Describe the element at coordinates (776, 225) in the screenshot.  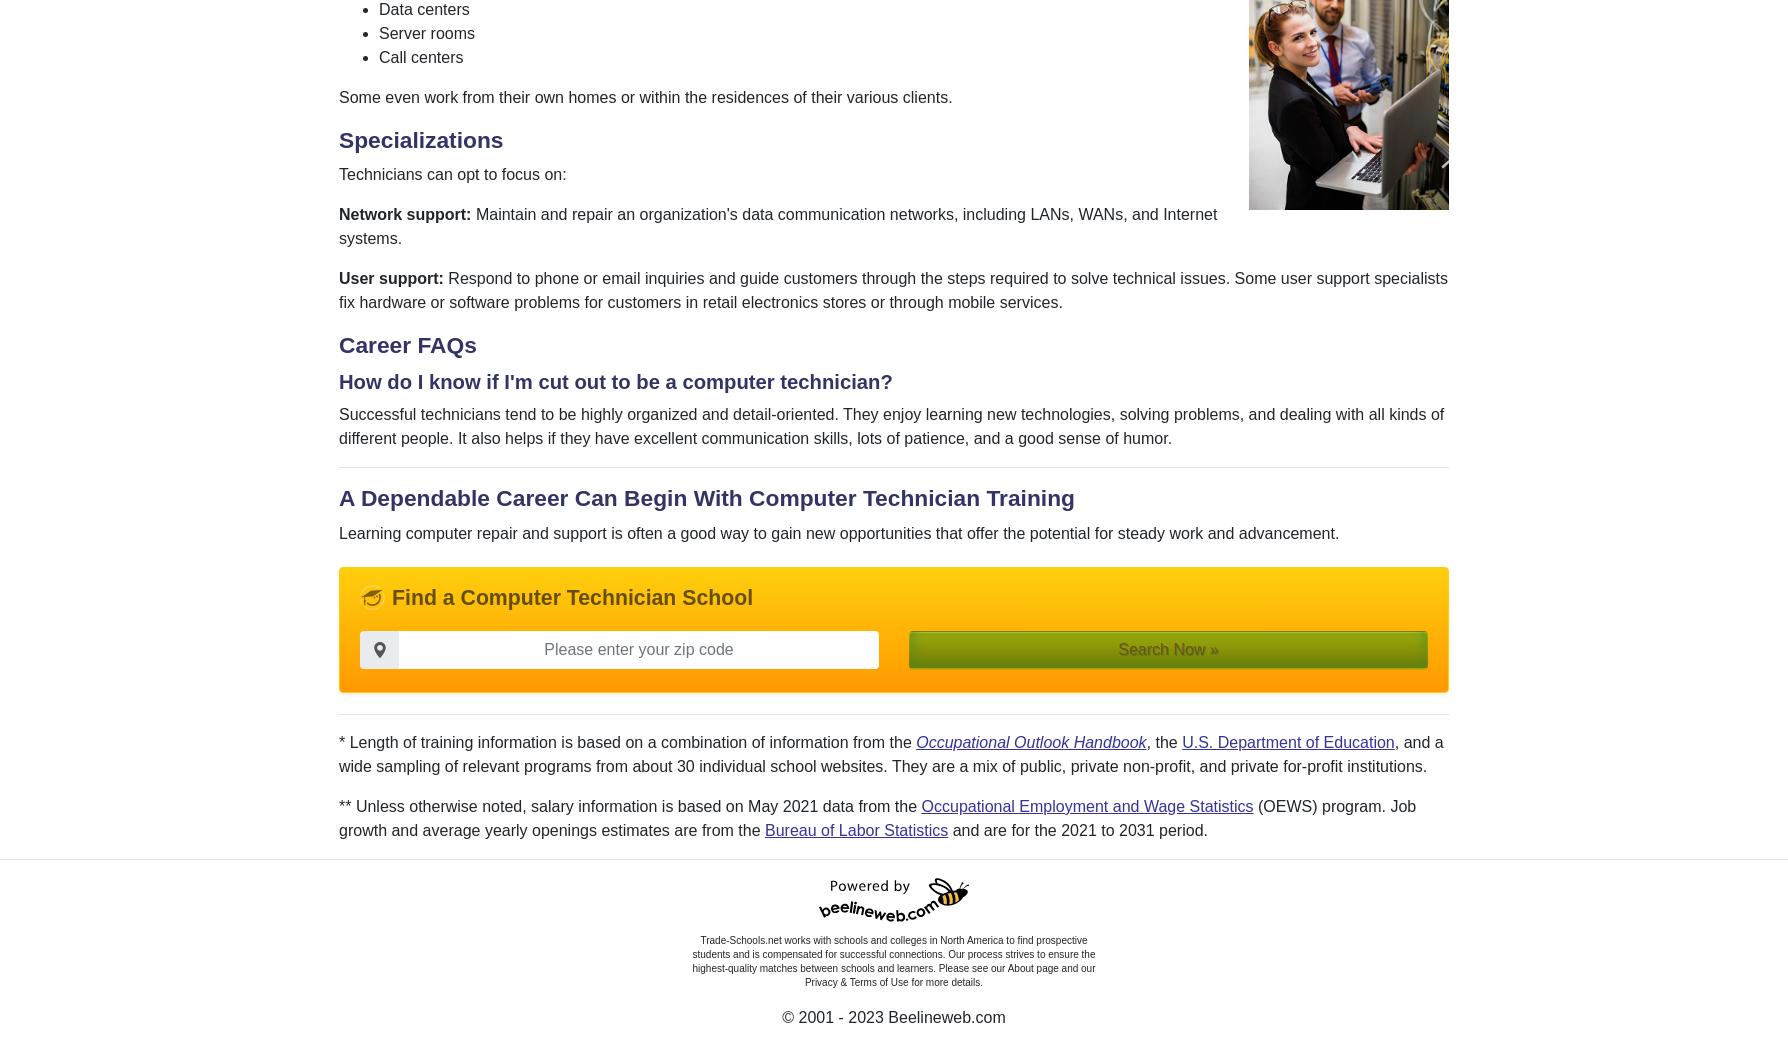
I see `'Maintain and repair an organization's data communication networks, including LANs, WANs, and Internet systems.'` at that location.